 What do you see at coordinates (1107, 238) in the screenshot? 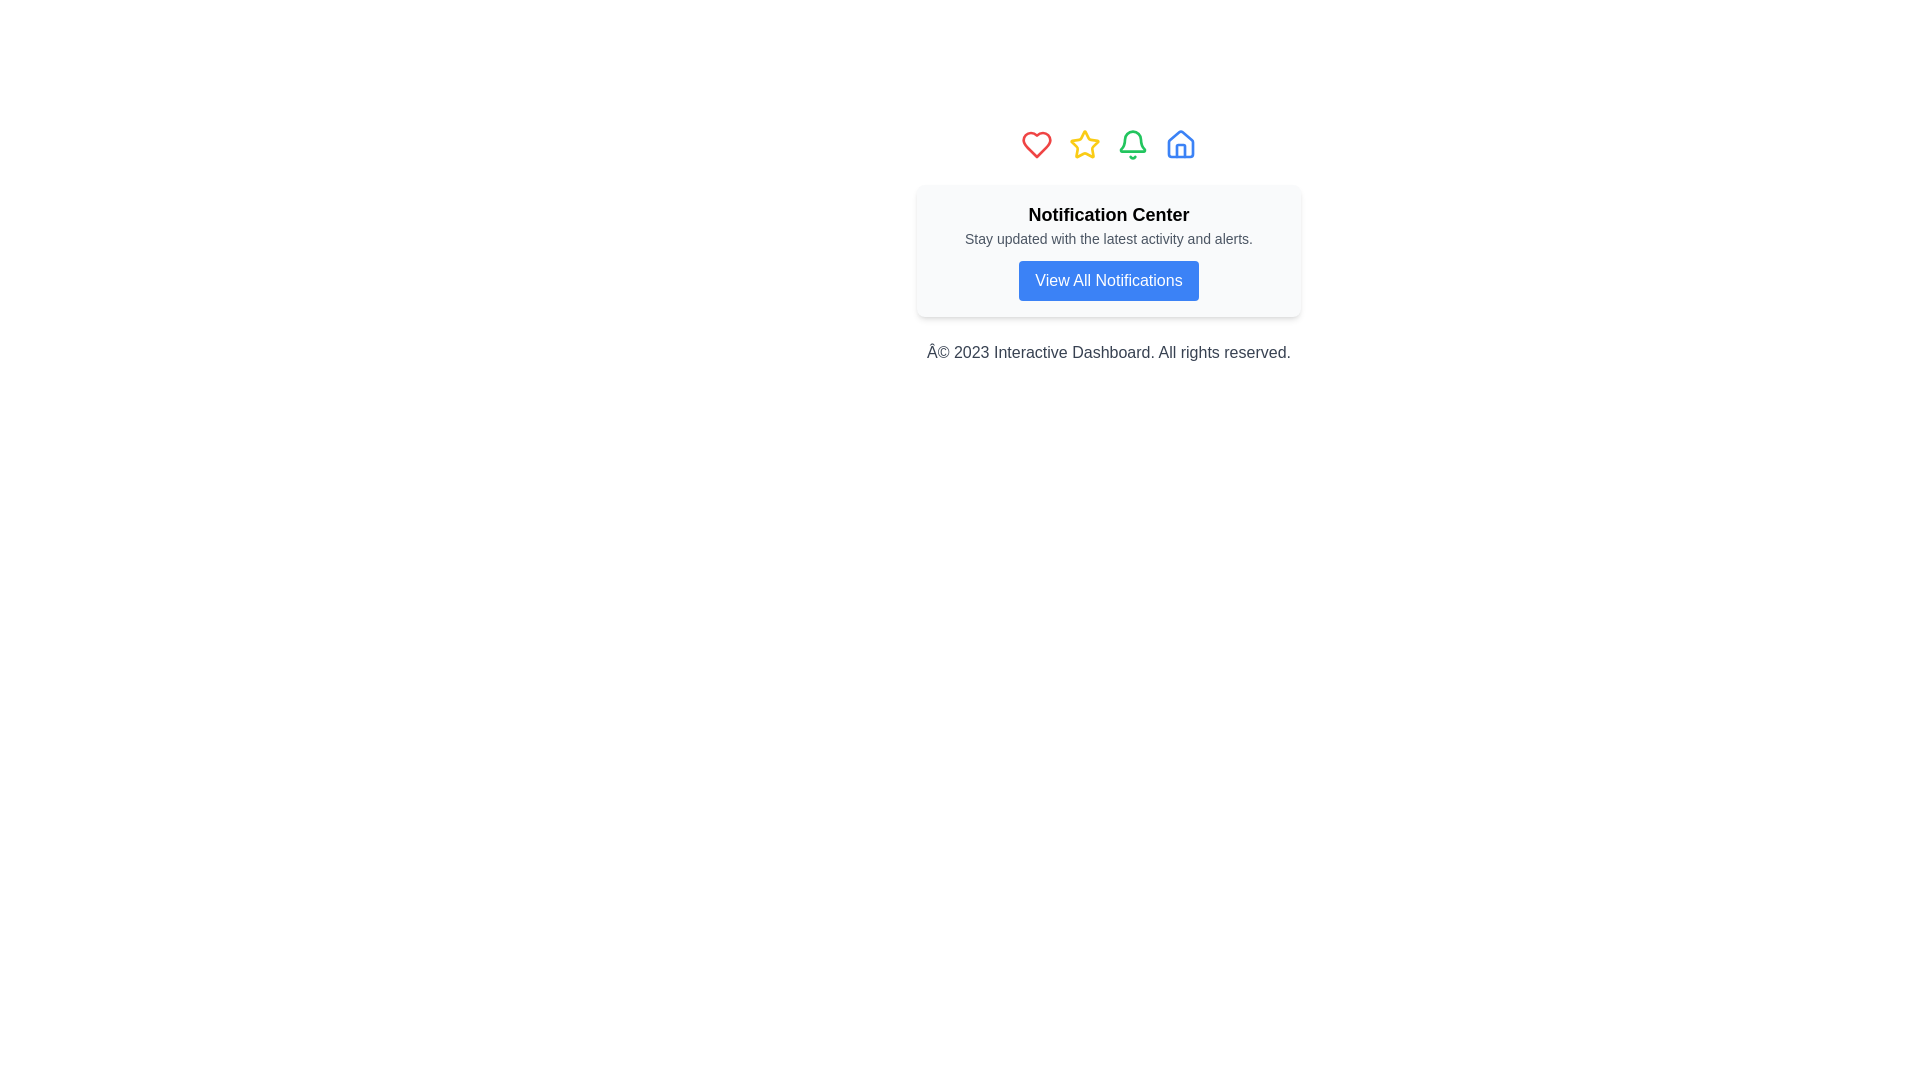
I see `the static text displaying the message 'Stay updated with the latest activity and alerts.' which is positioned below the heading 'Notification Center.'` at bounding box center [1107, 238].